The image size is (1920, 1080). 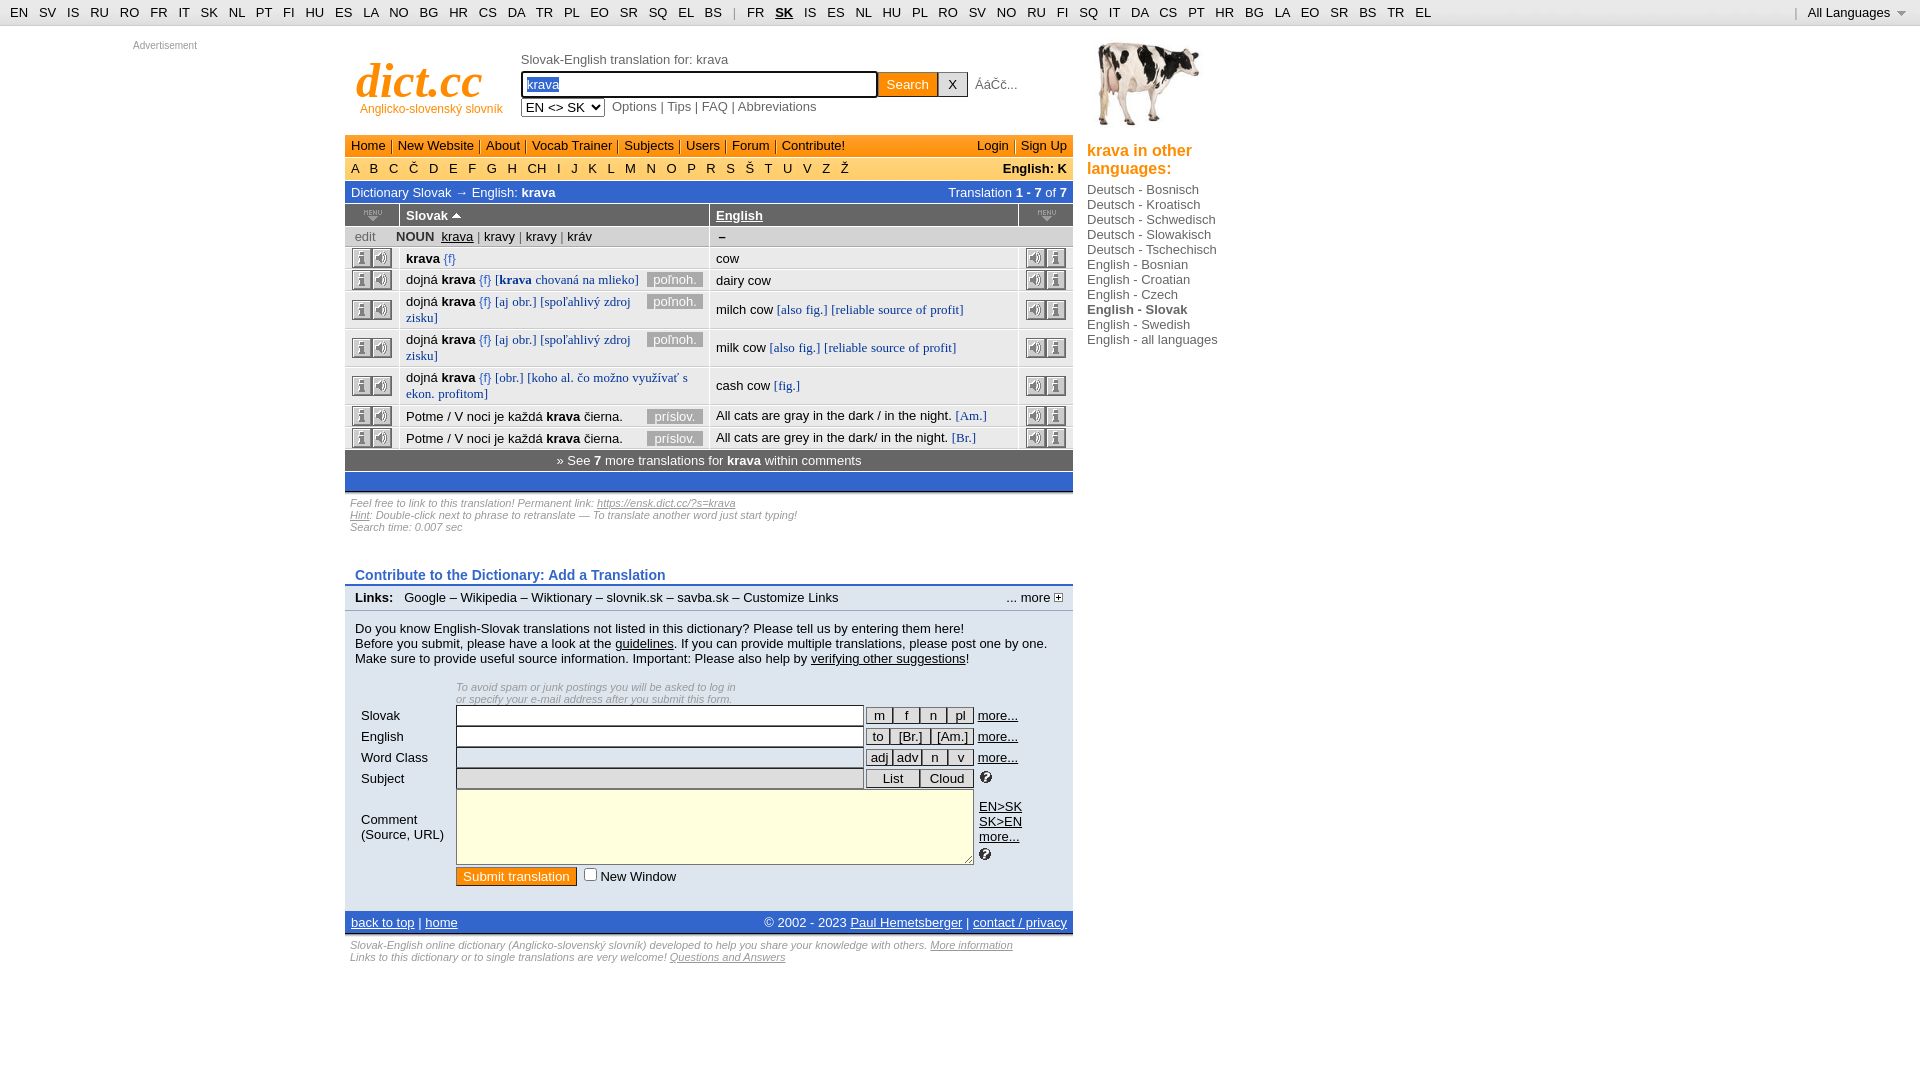 I want to click on 'milch', so click(x=729, y=309).